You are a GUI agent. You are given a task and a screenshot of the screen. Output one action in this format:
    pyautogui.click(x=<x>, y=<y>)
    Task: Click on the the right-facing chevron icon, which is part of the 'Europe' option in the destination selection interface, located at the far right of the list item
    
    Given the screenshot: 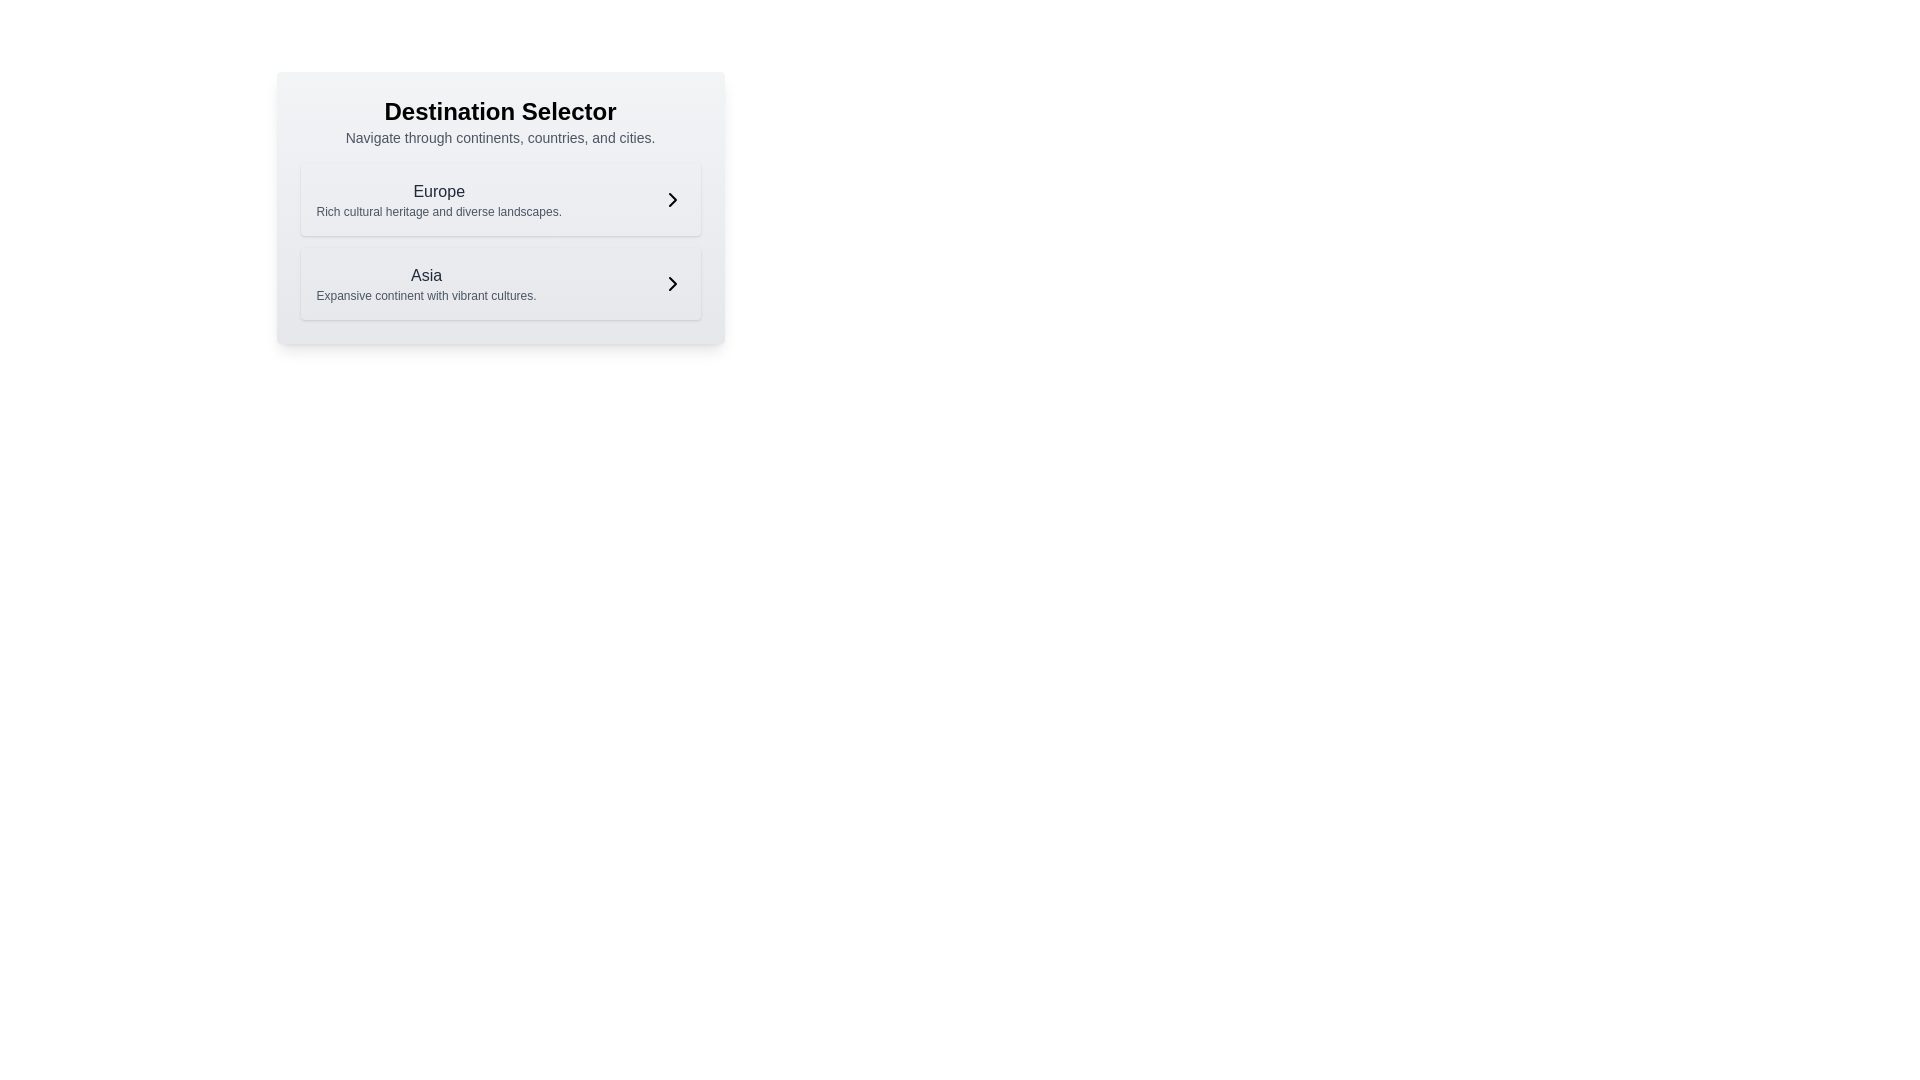 What is the action you would take?
    pyautogui.click(x=672, y=200)
    